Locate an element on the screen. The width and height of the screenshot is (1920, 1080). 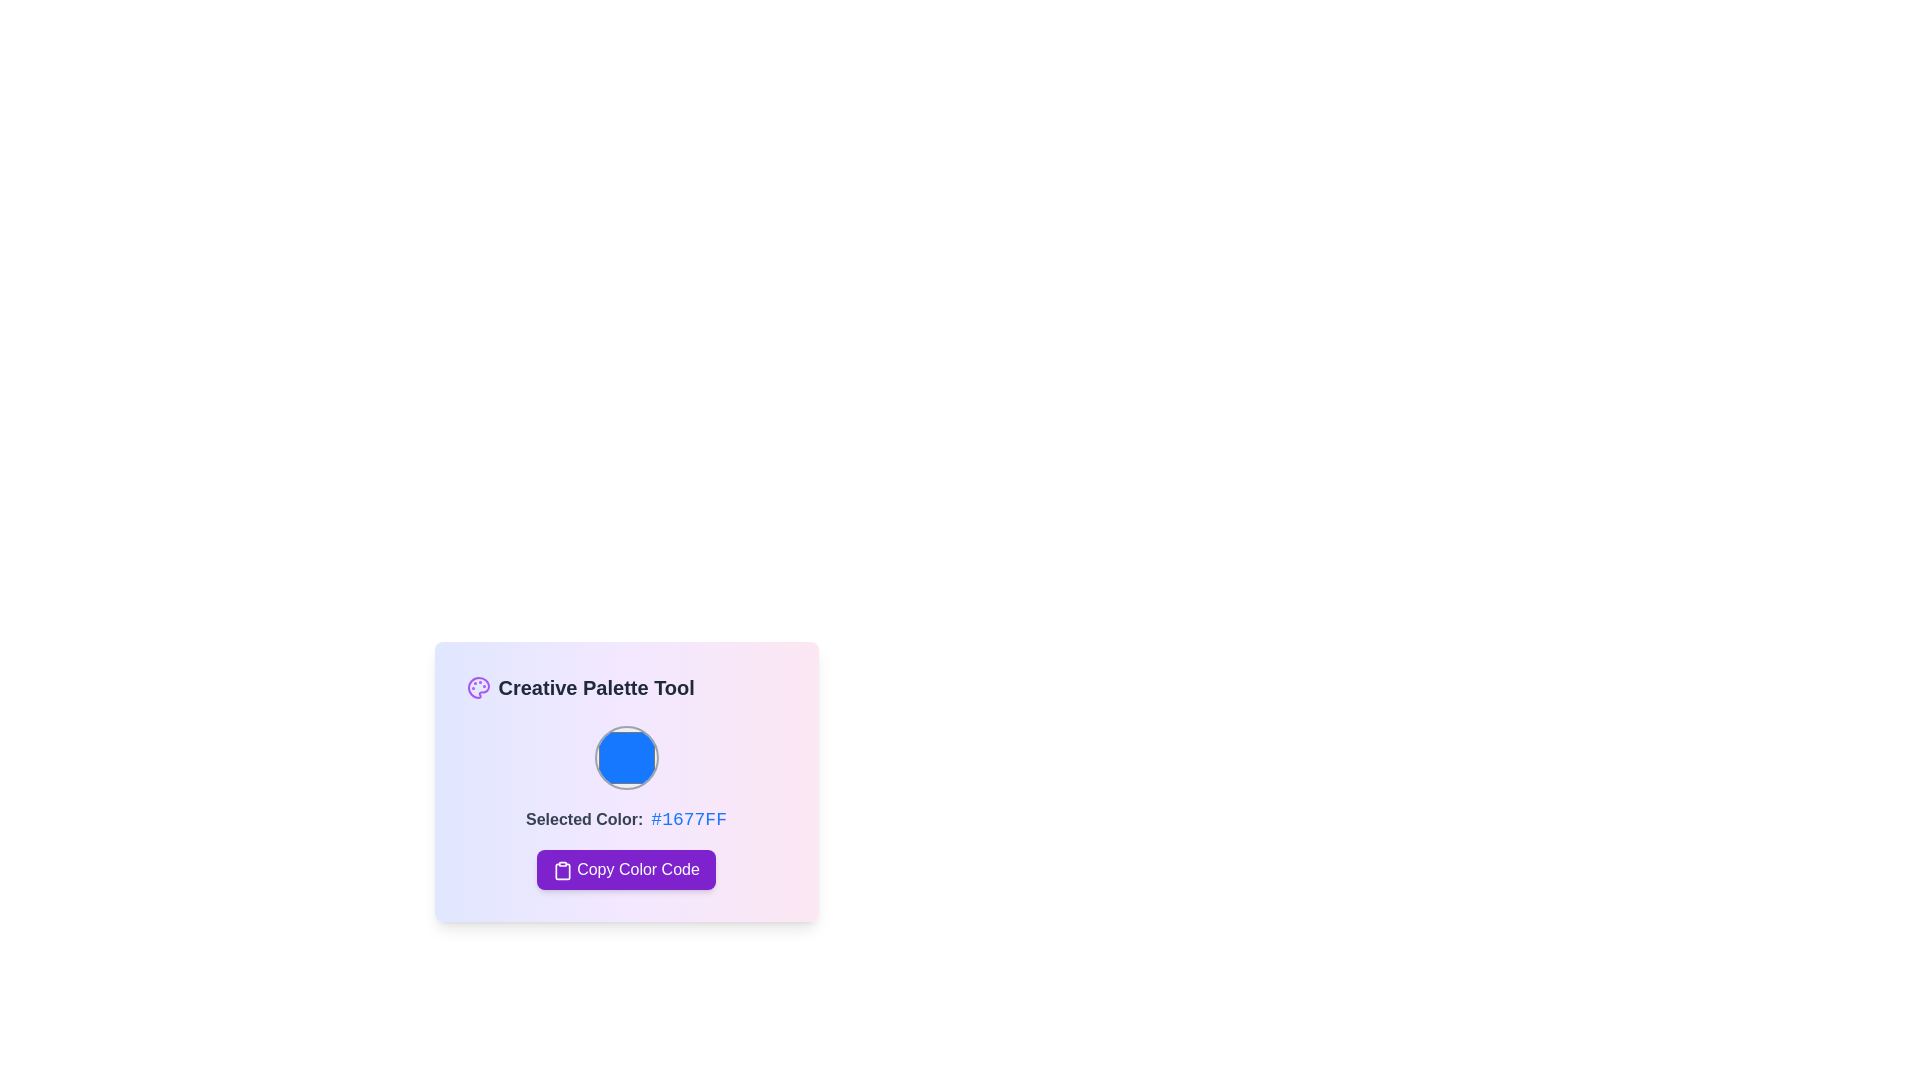
the Color selection indicator representing the currently selected color (#1677FF) to confirm color selection or trigger additional actions is located at coordinates (625, 758).